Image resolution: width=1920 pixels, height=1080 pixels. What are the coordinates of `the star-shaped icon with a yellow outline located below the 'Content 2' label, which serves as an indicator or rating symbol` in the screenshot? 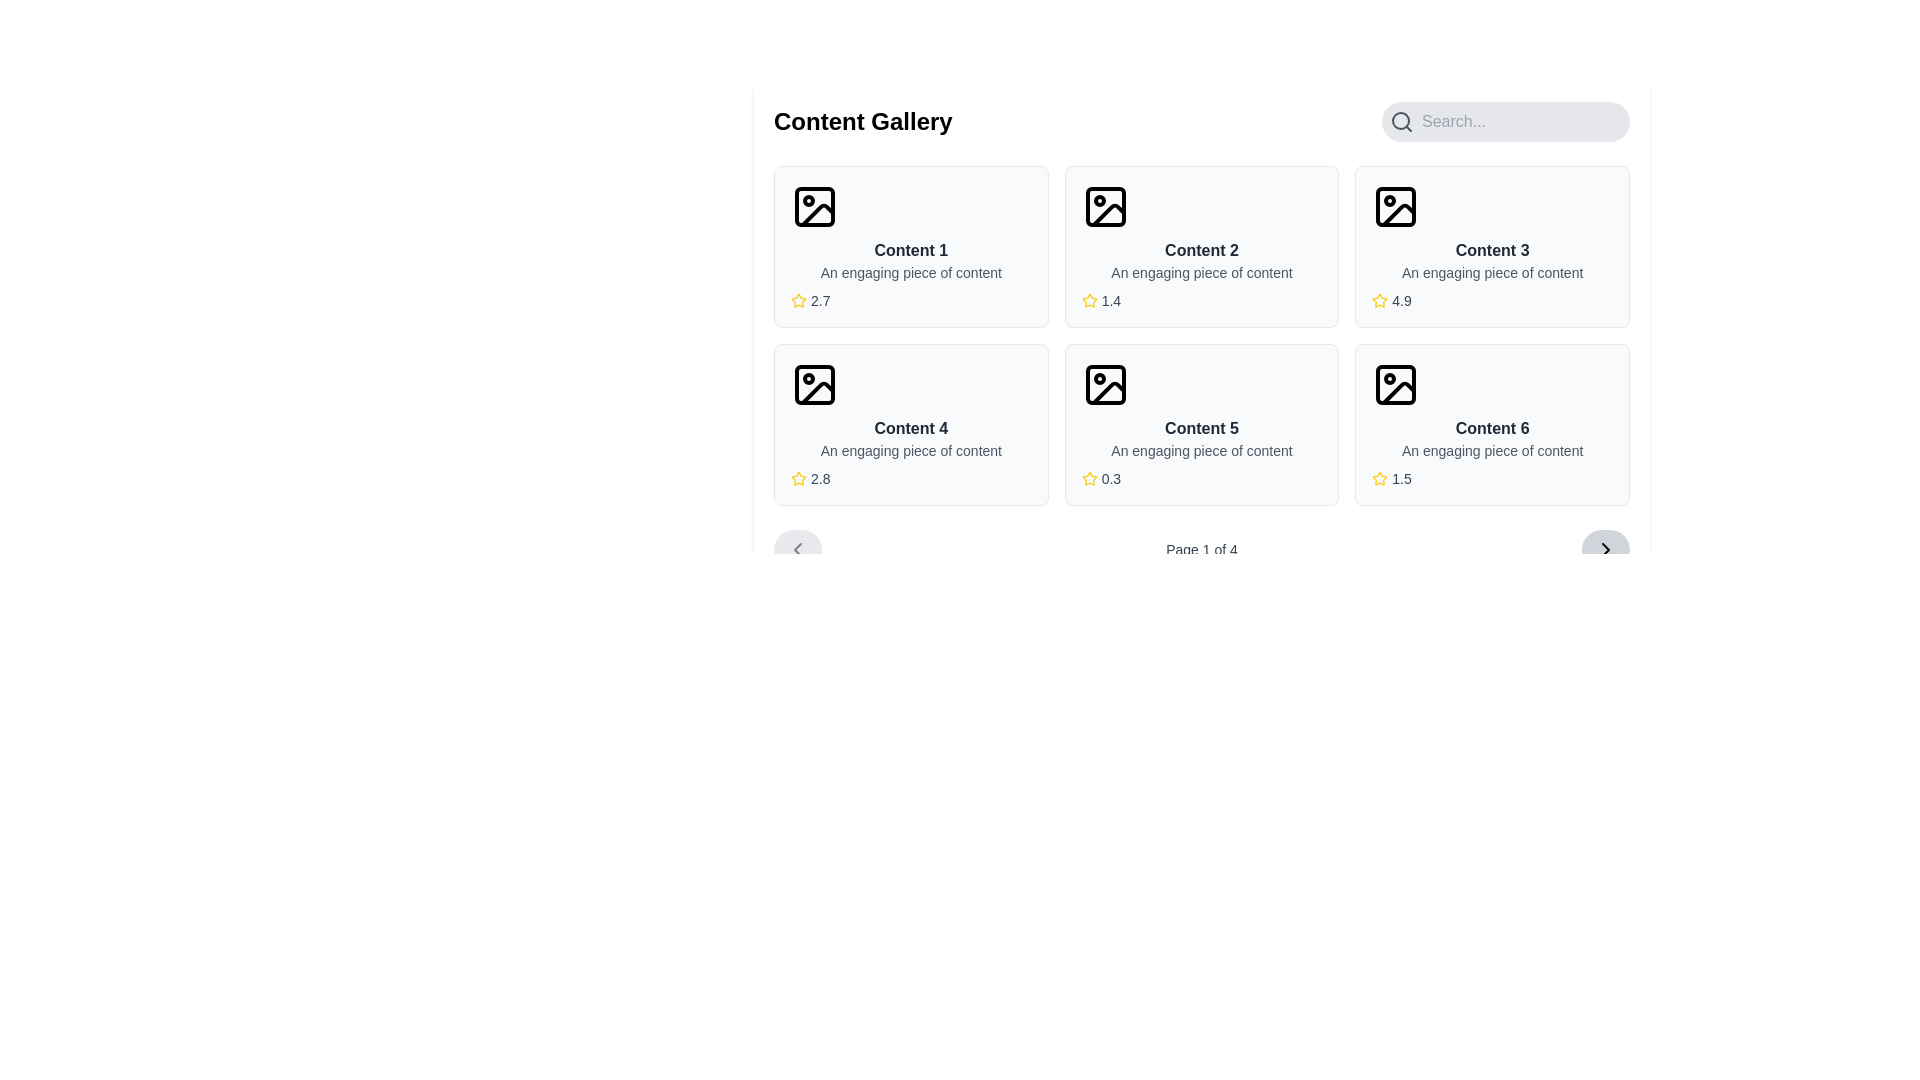 It's located at (1088, 300).